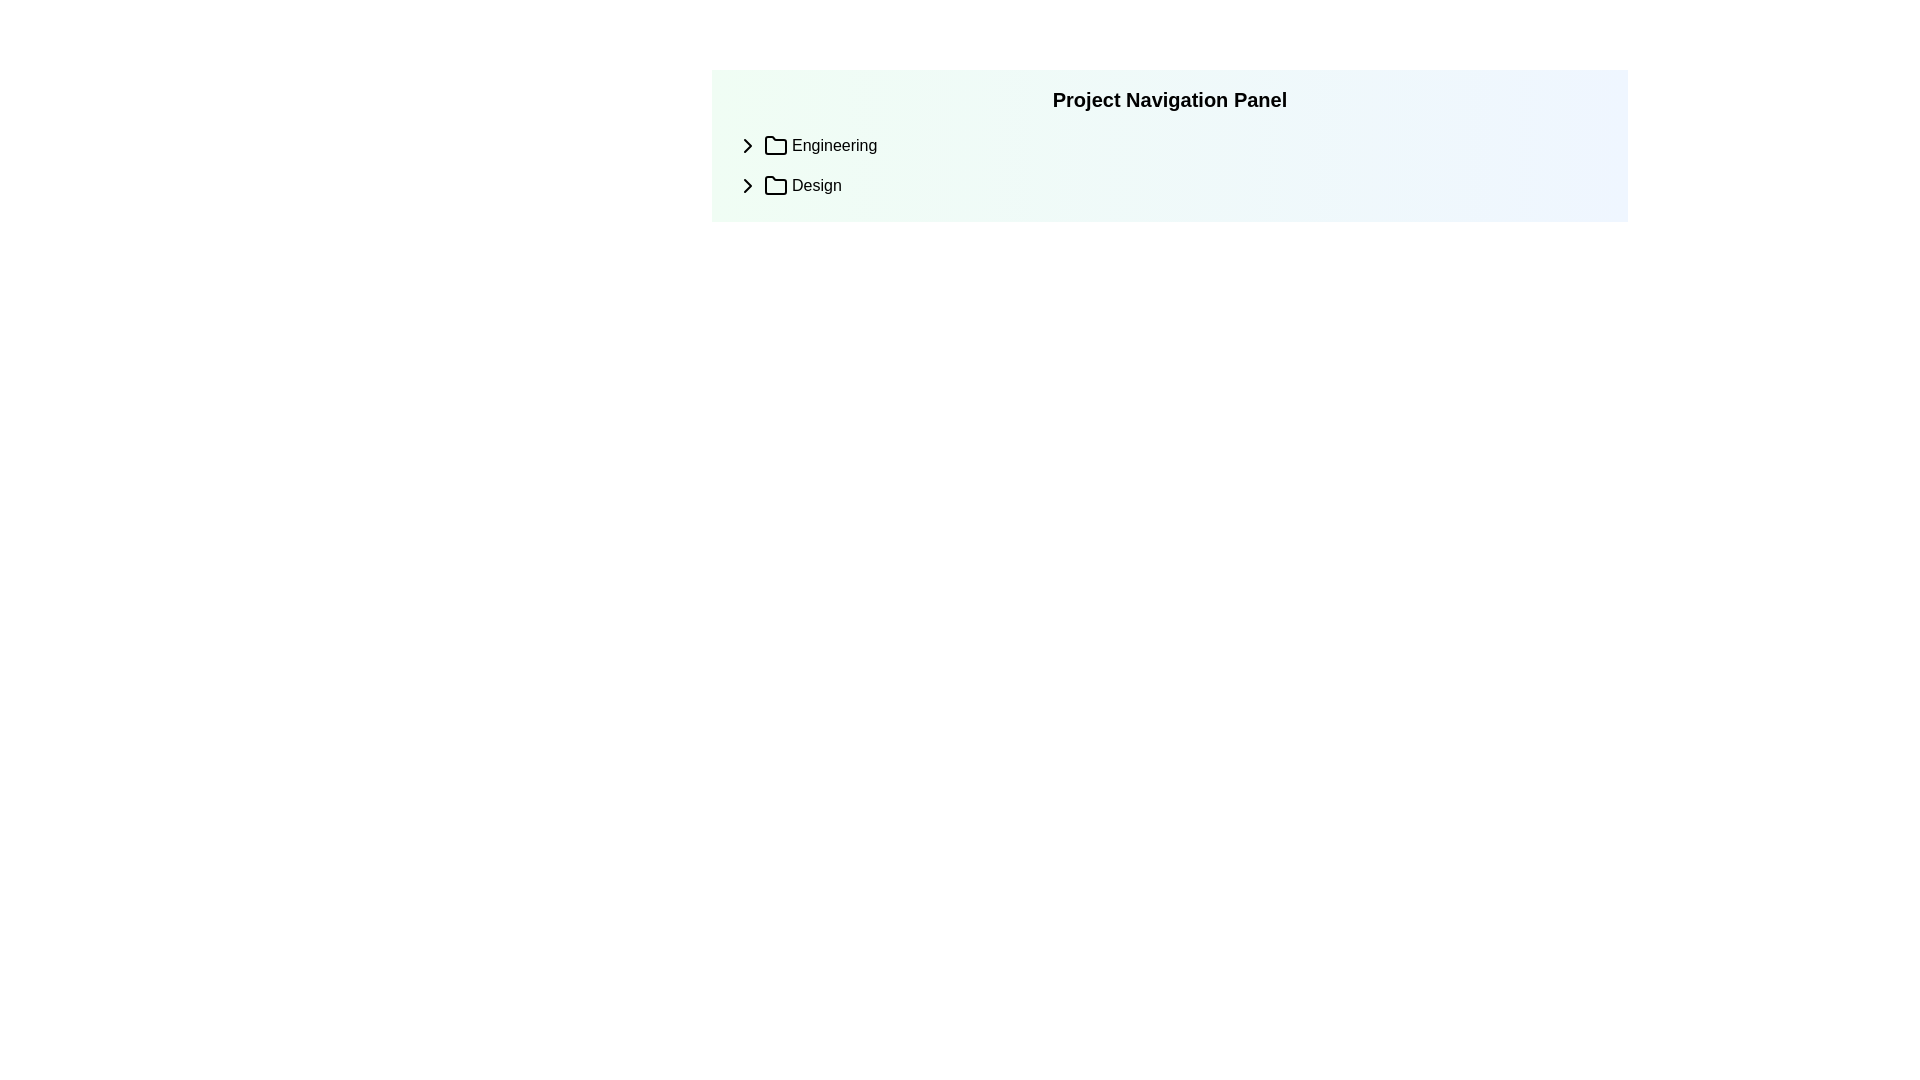 Image resolution: width=1920 pixels, height=1080 pixels. What do you see at coordinates (775, 185) in the screenshot?
I see `the minimalist black folder icon located to the left of the 'Design' text label in the project navigation panel` at bounding box center [775, 185].